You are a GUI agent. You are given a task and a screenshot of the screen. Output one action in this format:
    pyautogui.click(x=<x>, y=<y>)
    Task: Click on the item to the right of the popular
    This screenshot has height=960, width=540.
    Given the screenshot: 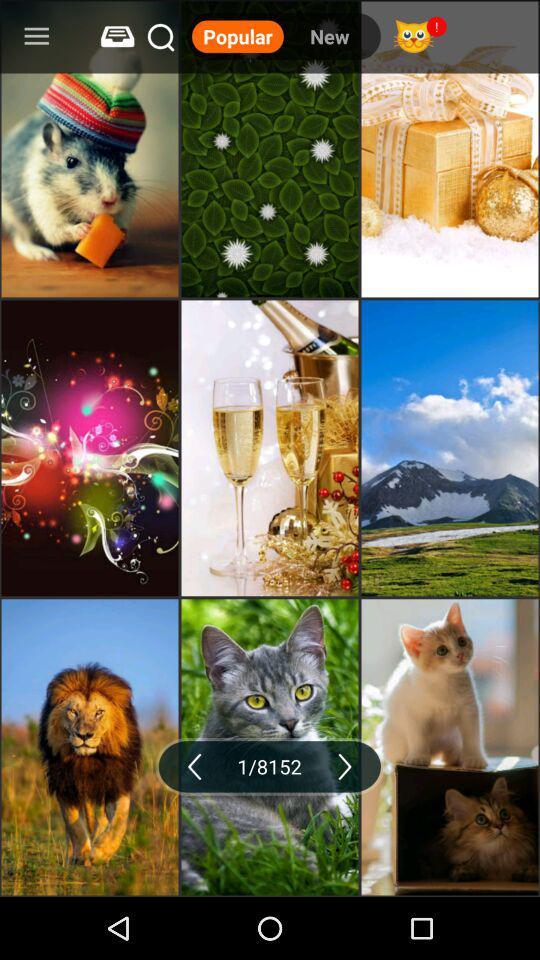 What is the action you would take?
    pyautogui.click(x=329, y=35)
    